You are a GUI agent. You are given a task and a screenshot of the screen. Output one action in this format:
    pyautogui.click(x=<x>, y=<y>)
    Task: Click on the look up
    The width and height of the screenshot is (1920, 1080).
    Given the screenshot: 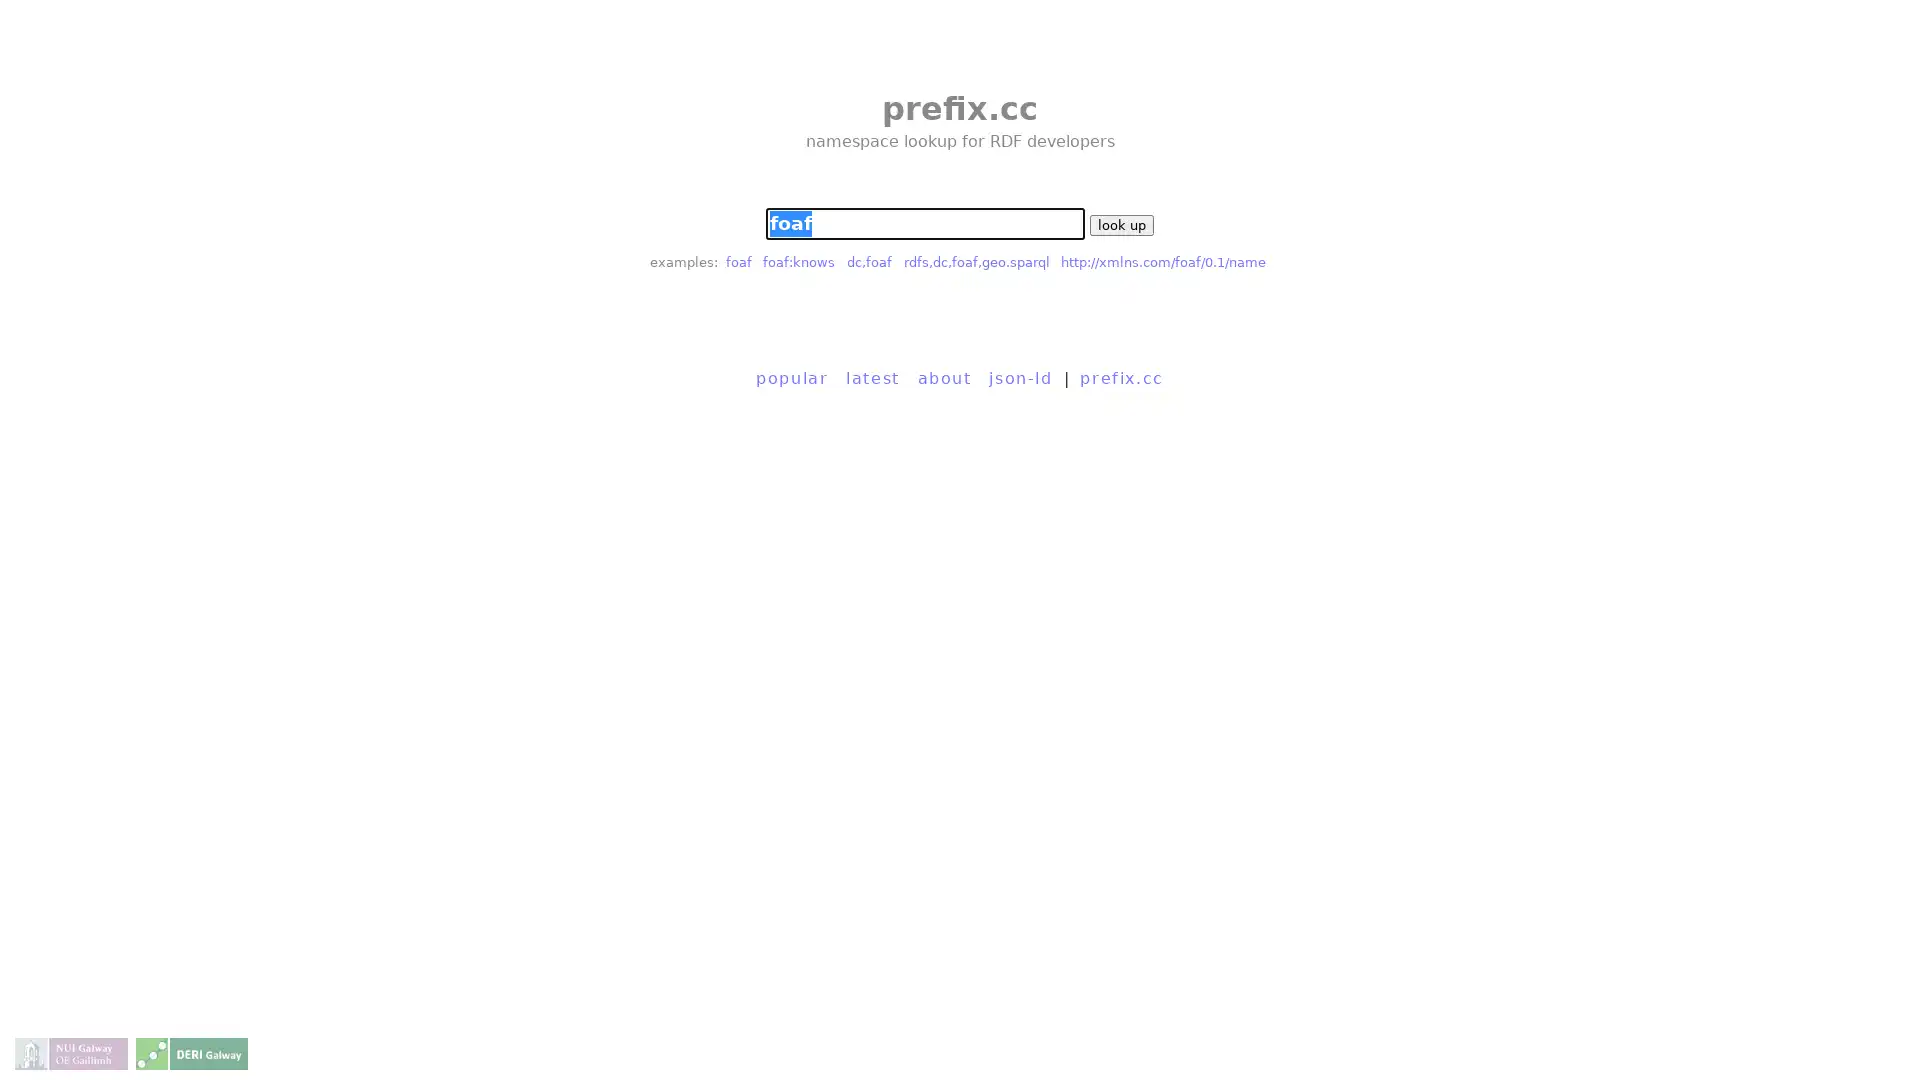 What is the action you would take?
    pyautogui.click(x=1122, y=225)
    